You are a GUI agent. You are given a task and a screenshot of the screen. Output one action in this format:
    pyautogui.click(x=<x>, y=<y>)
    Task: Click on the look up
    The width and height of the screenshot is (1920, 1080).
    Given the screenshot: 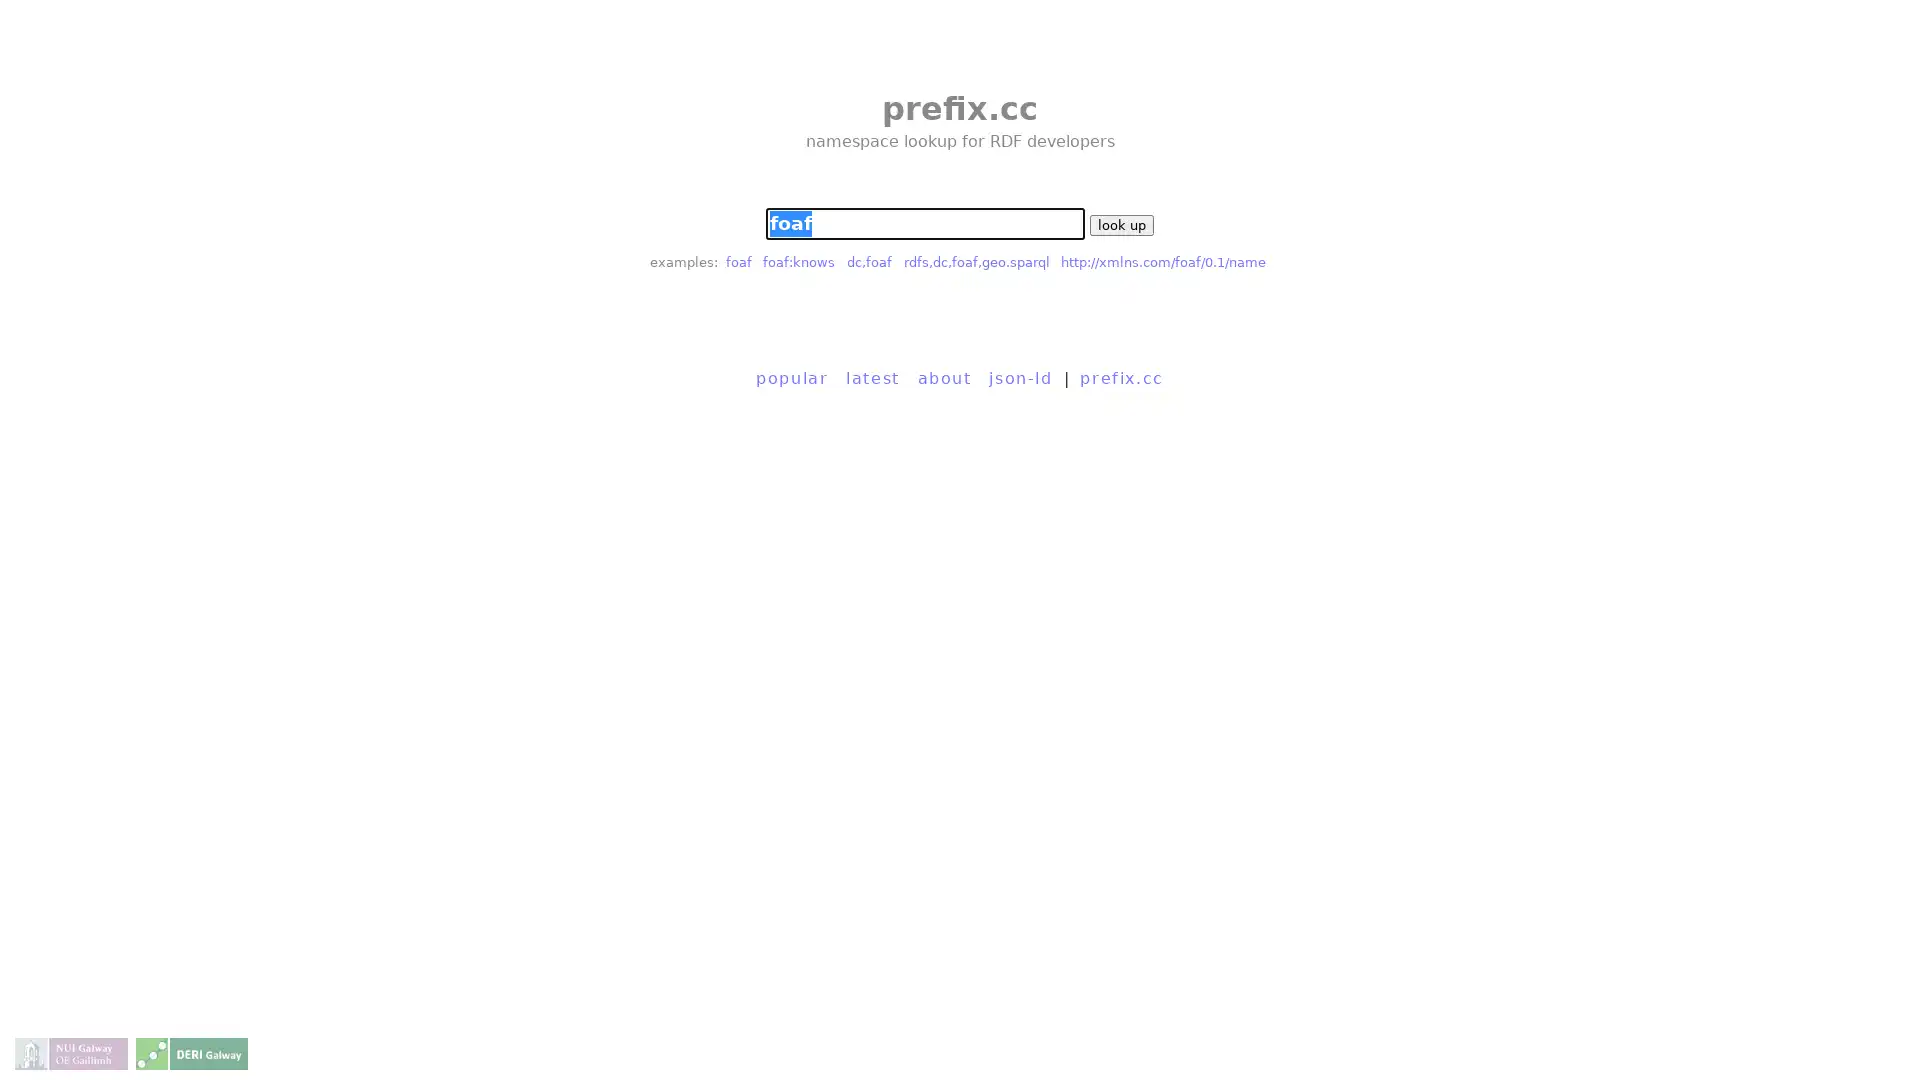 What is the action you would take?
    pyautogui.click(x=1122, y=225)
    